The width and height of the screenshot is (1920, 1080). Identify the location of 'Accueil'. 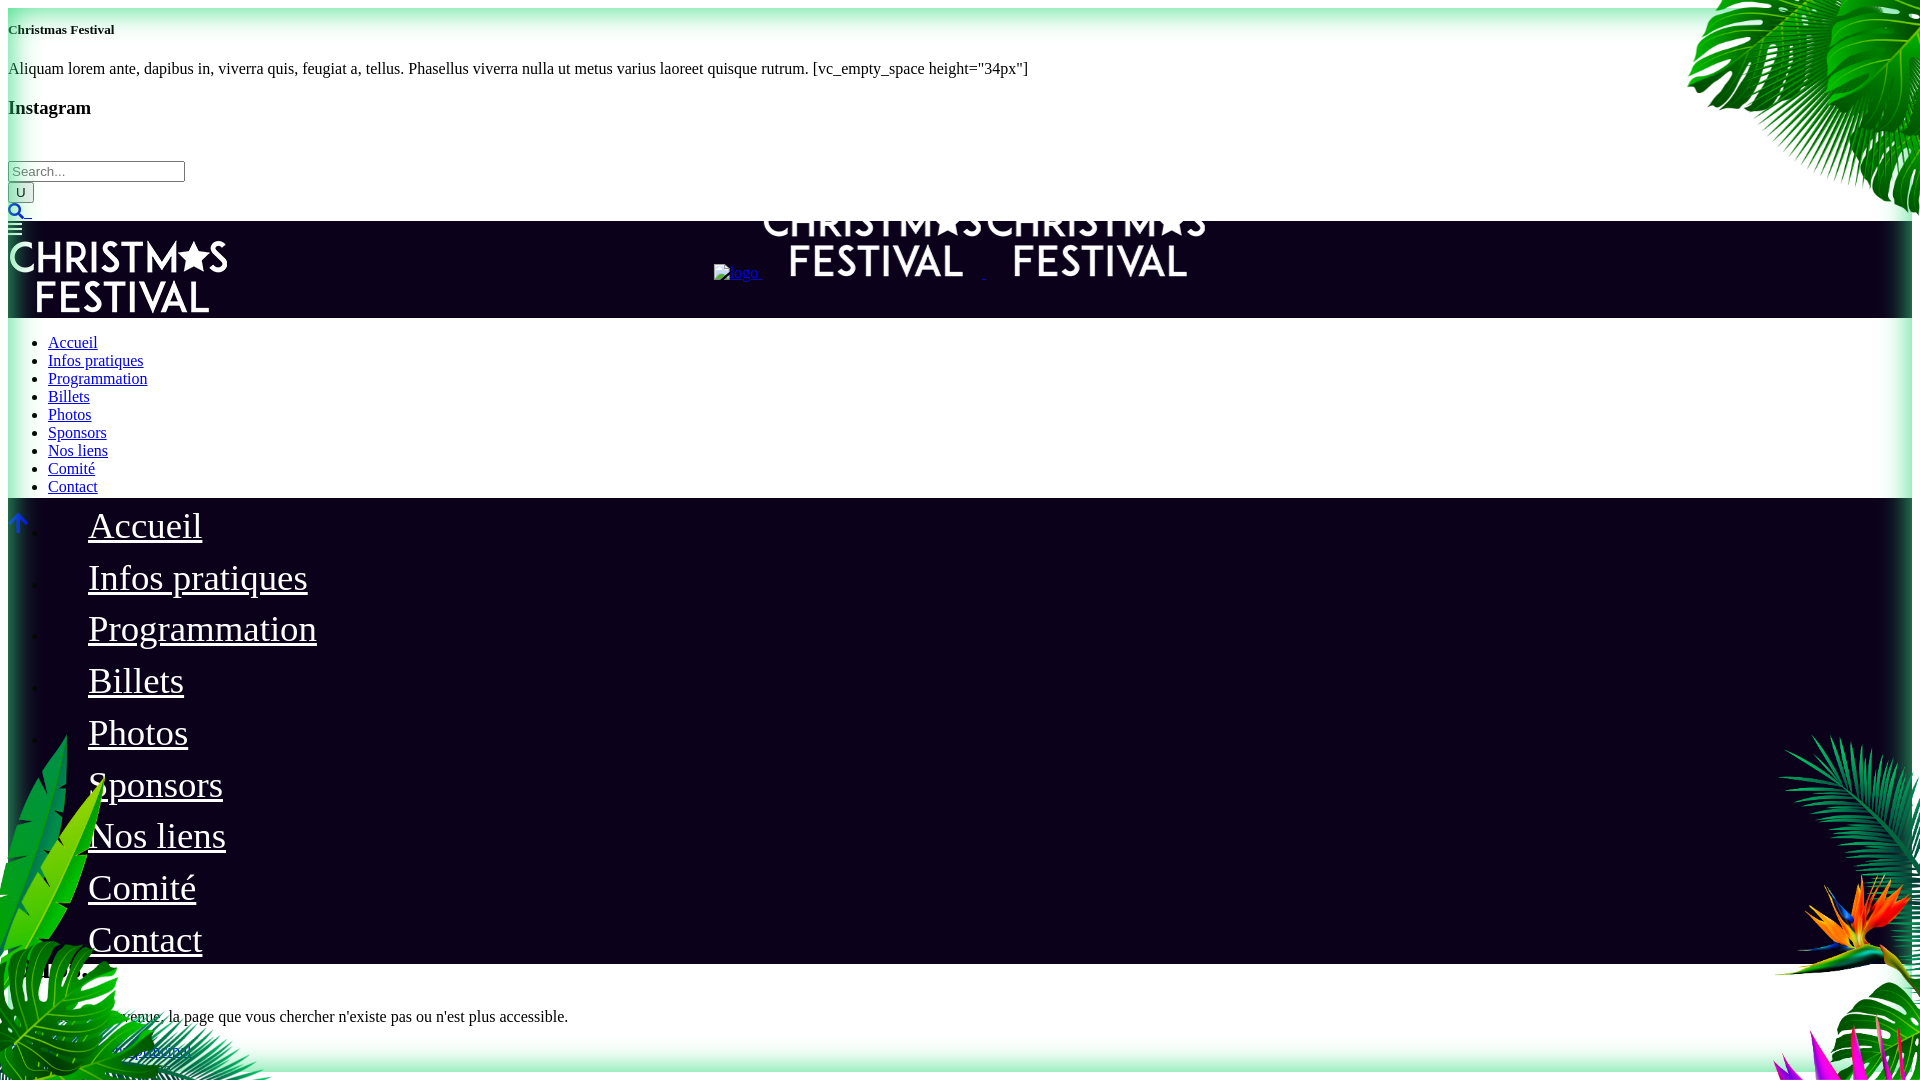
(72, 341).